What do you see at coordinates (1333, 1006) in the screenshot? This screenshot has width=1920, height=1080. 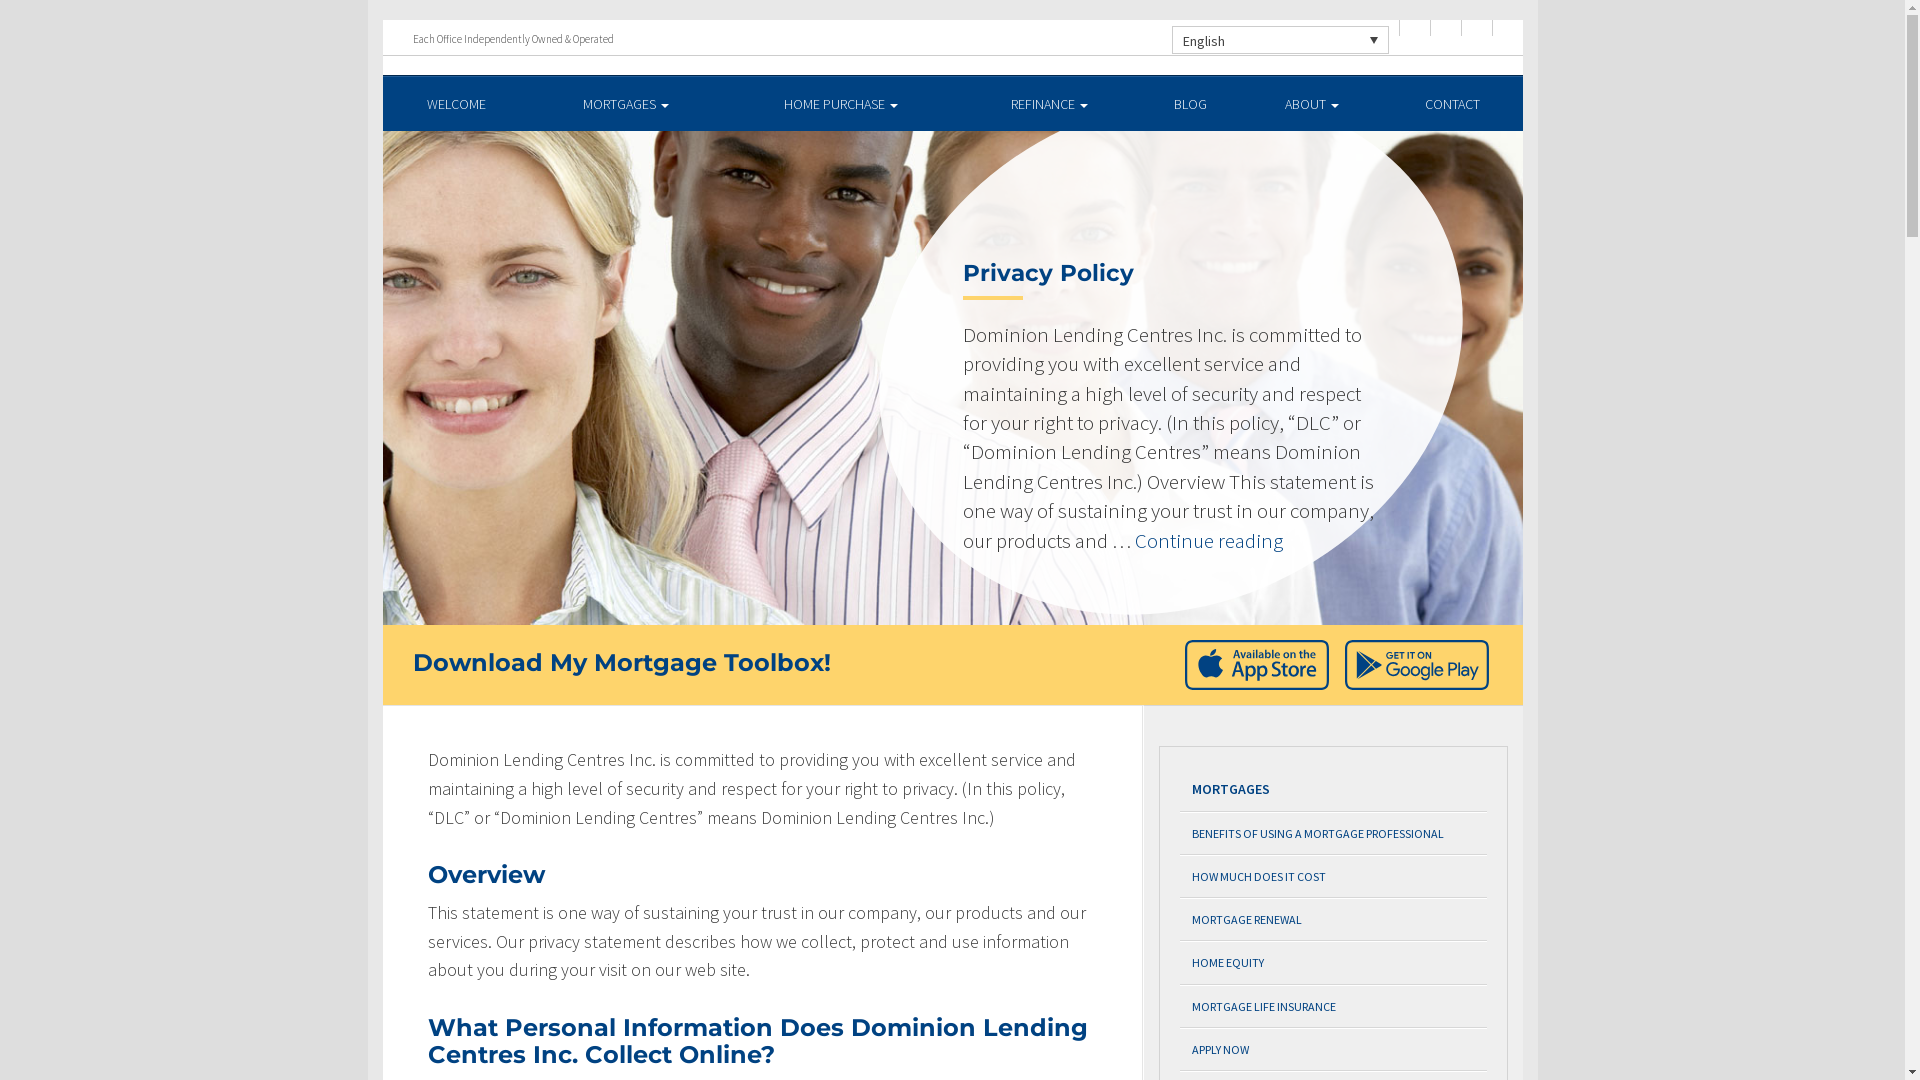 I see `'MORTGAGE LIFE INSURANCE'` at bounding box center [1333, 1006].